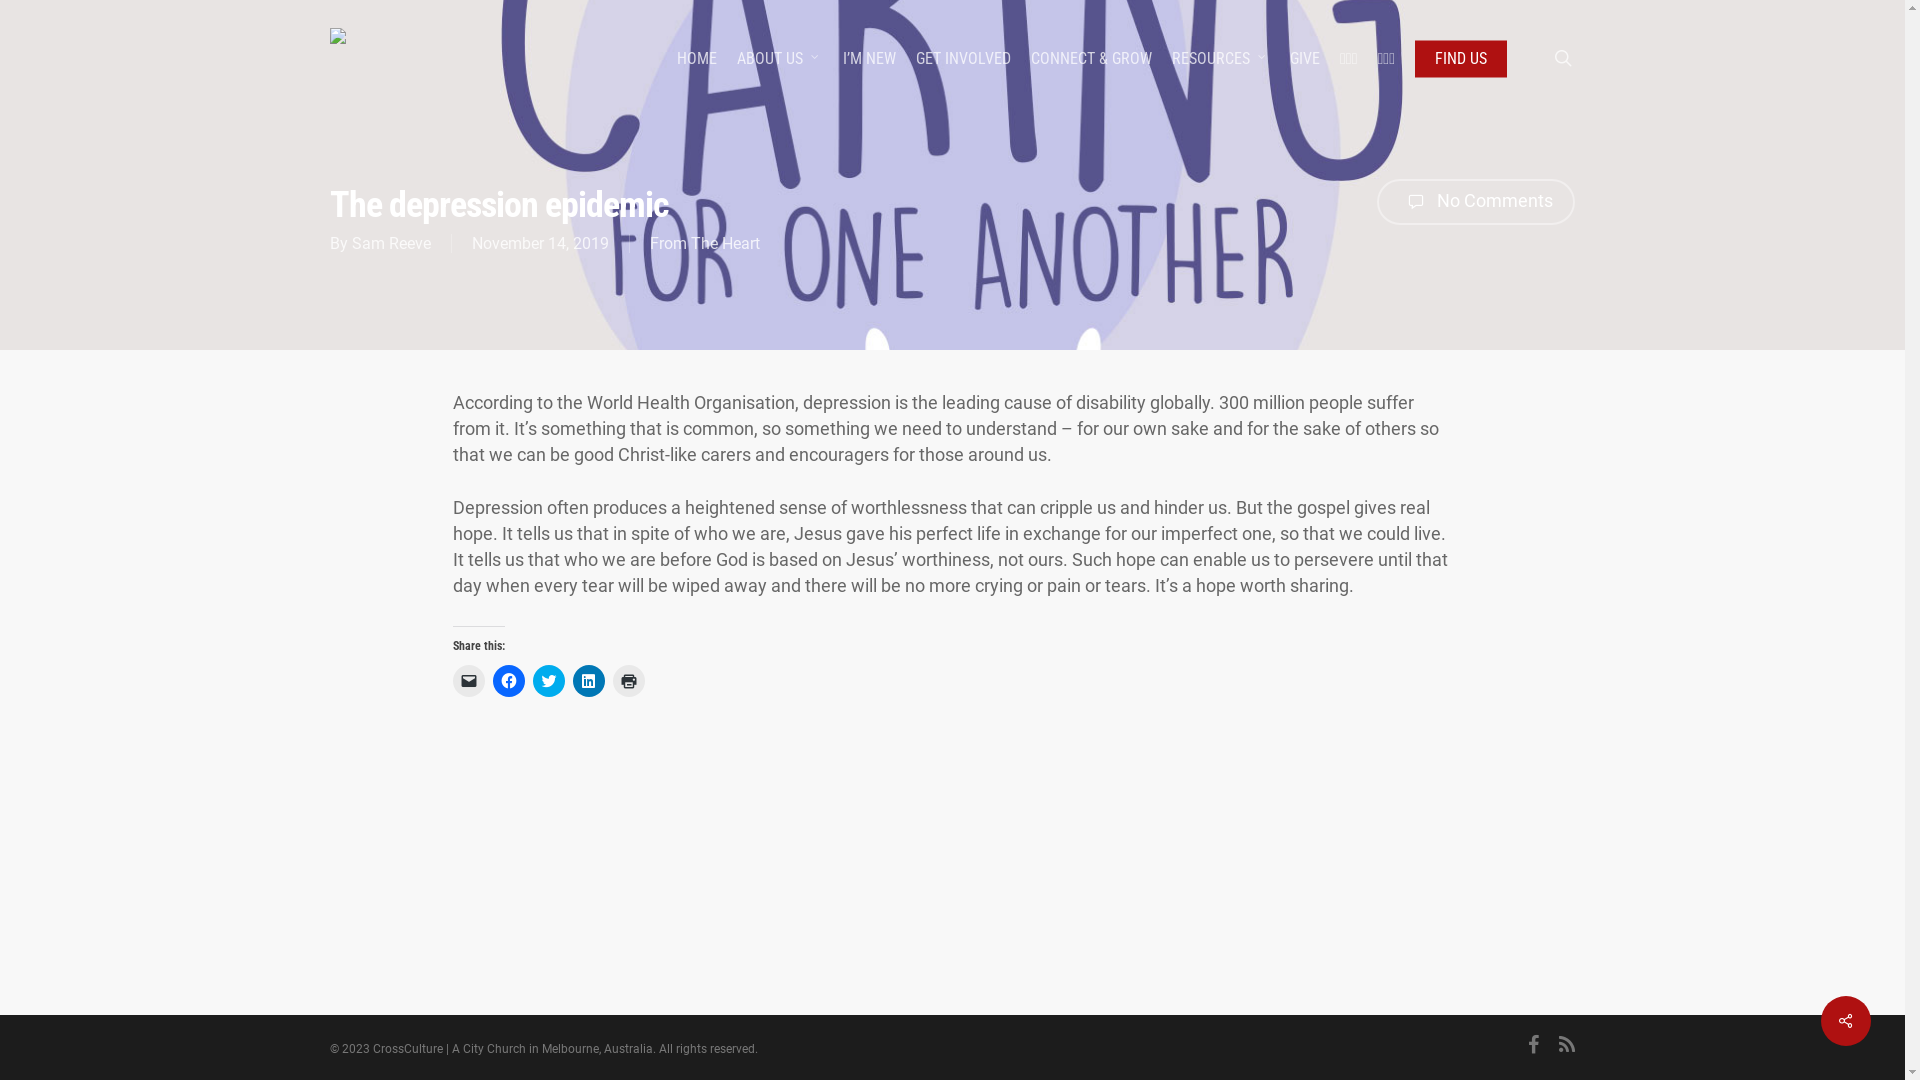 The image size is (1920, 1080). What do you see at coordinates (1532, 1045) in the screenshot?
I see `'facebook'` at bounding box center [1532, 1045].